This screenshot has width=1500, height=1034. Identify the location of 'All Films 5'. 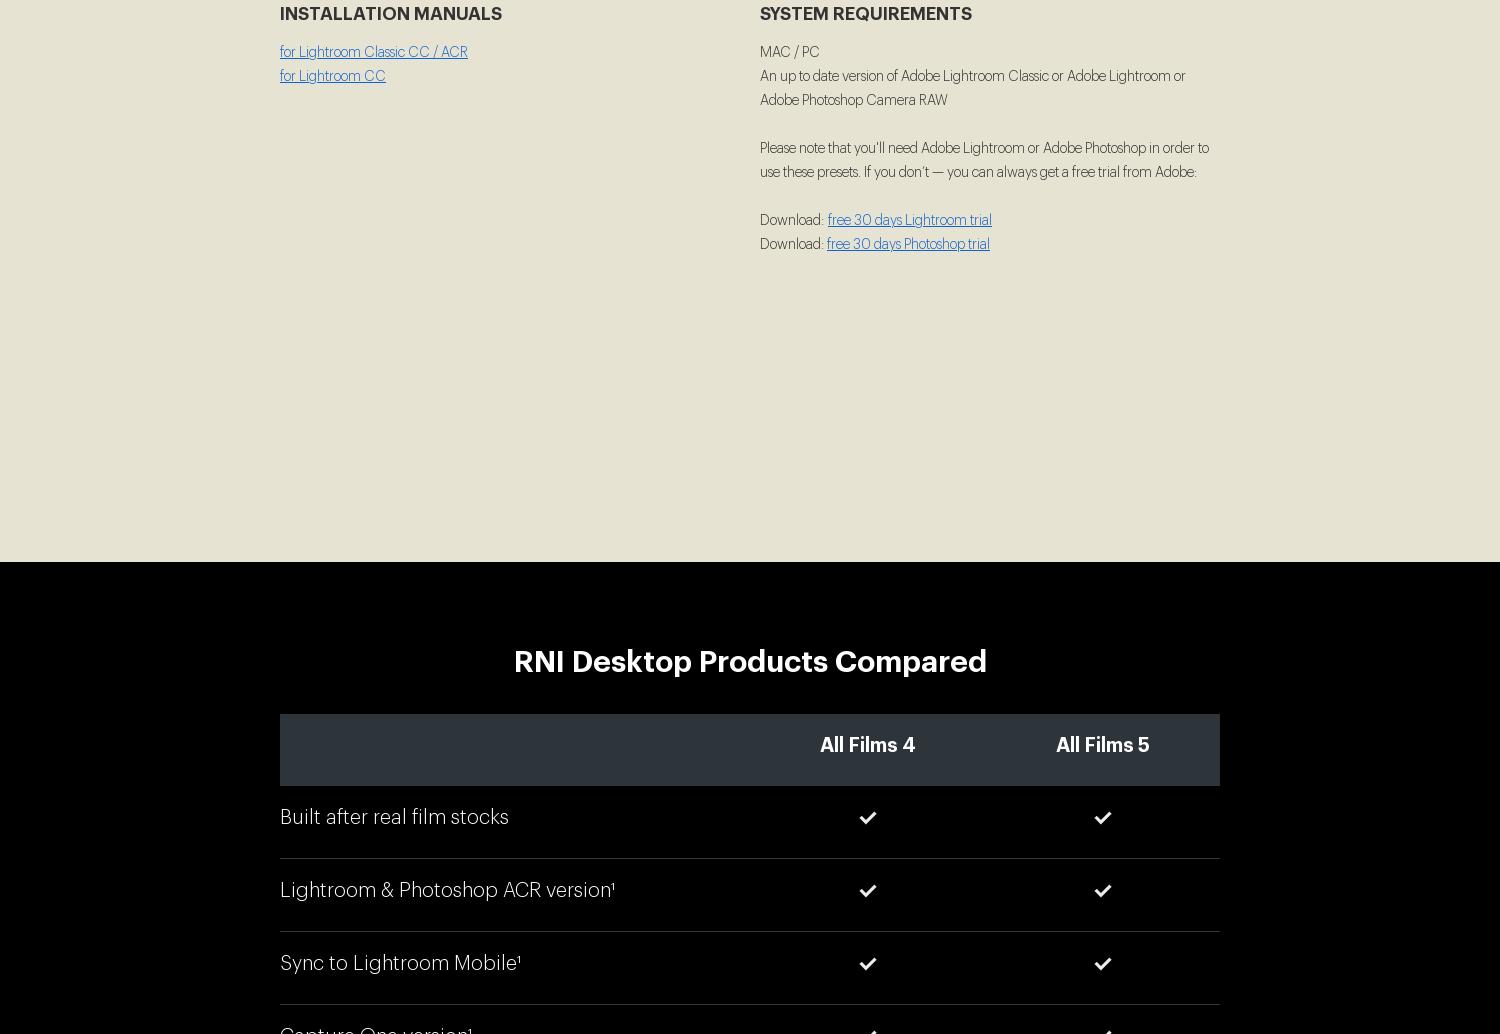
(1101, 746).